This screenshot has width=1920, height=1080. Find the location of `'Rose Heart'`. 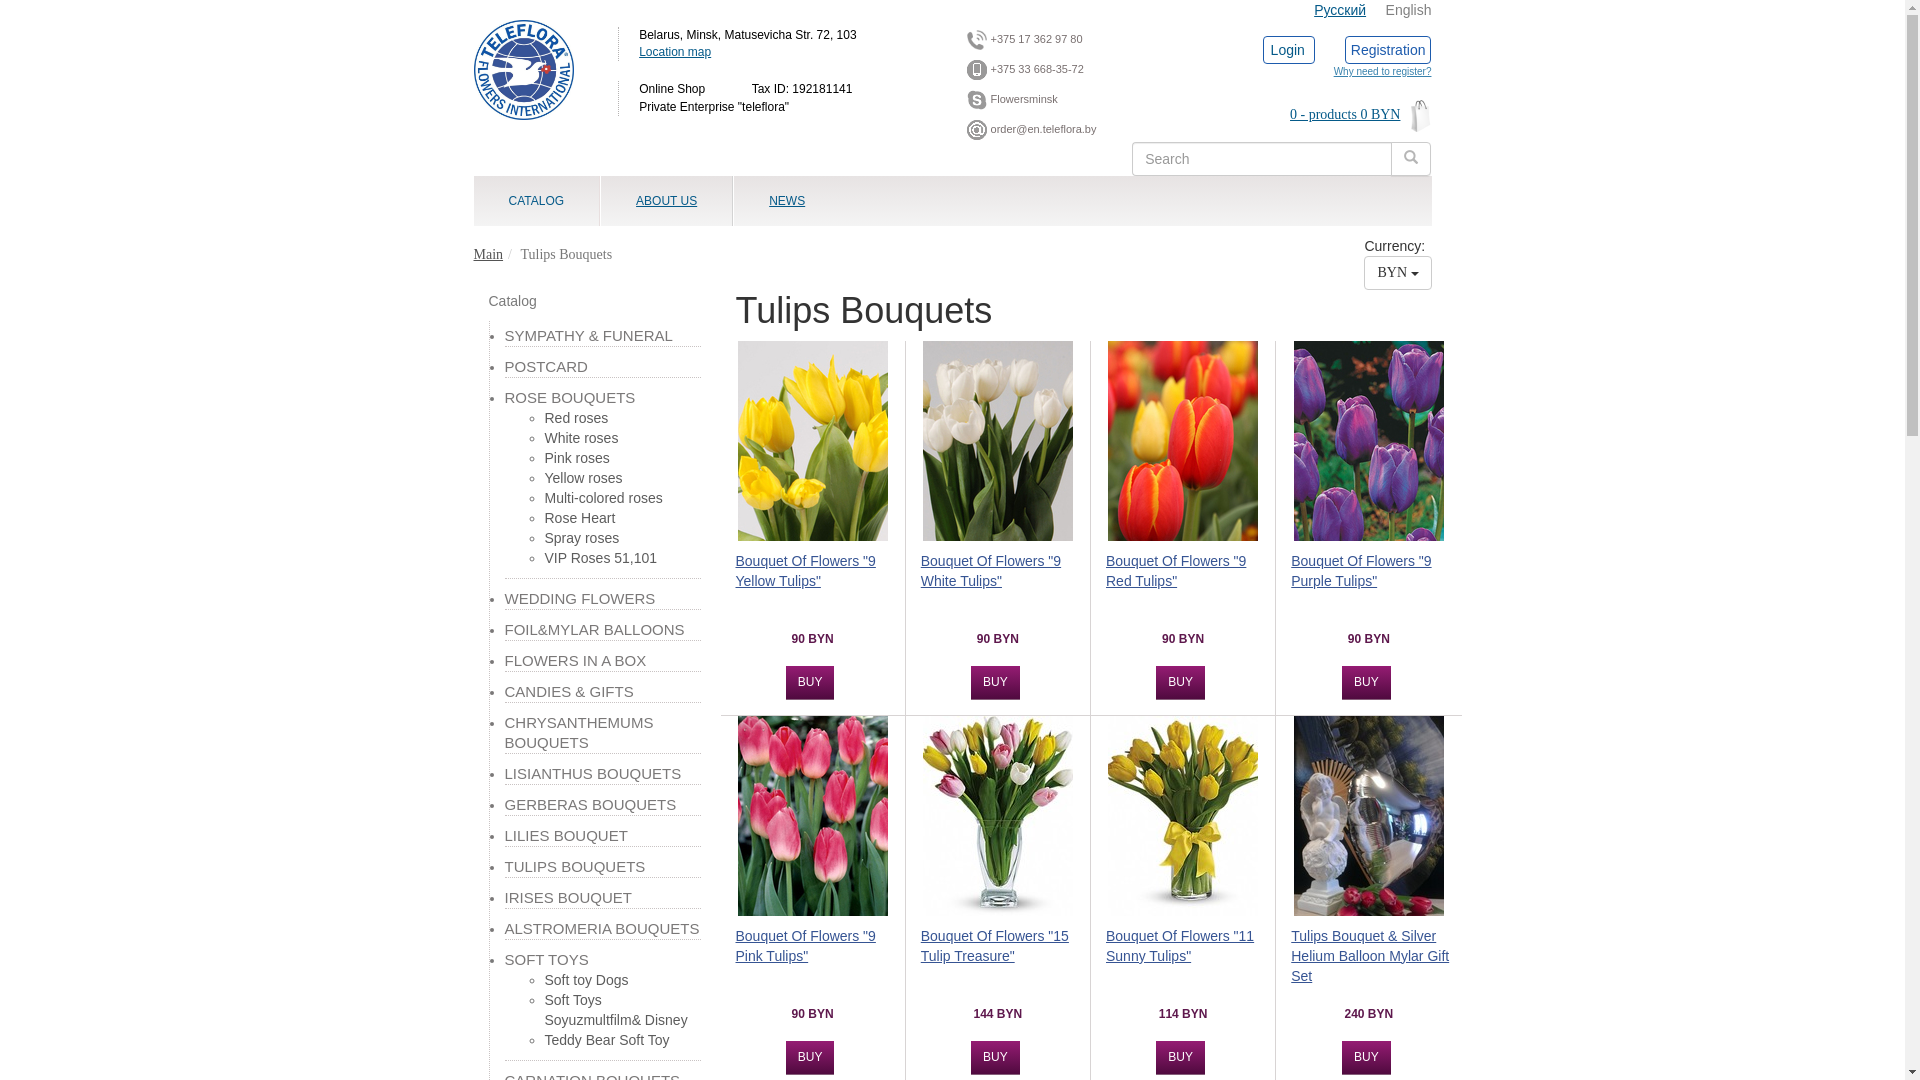

'Rose Heart' is located at coordinates (578, 516).